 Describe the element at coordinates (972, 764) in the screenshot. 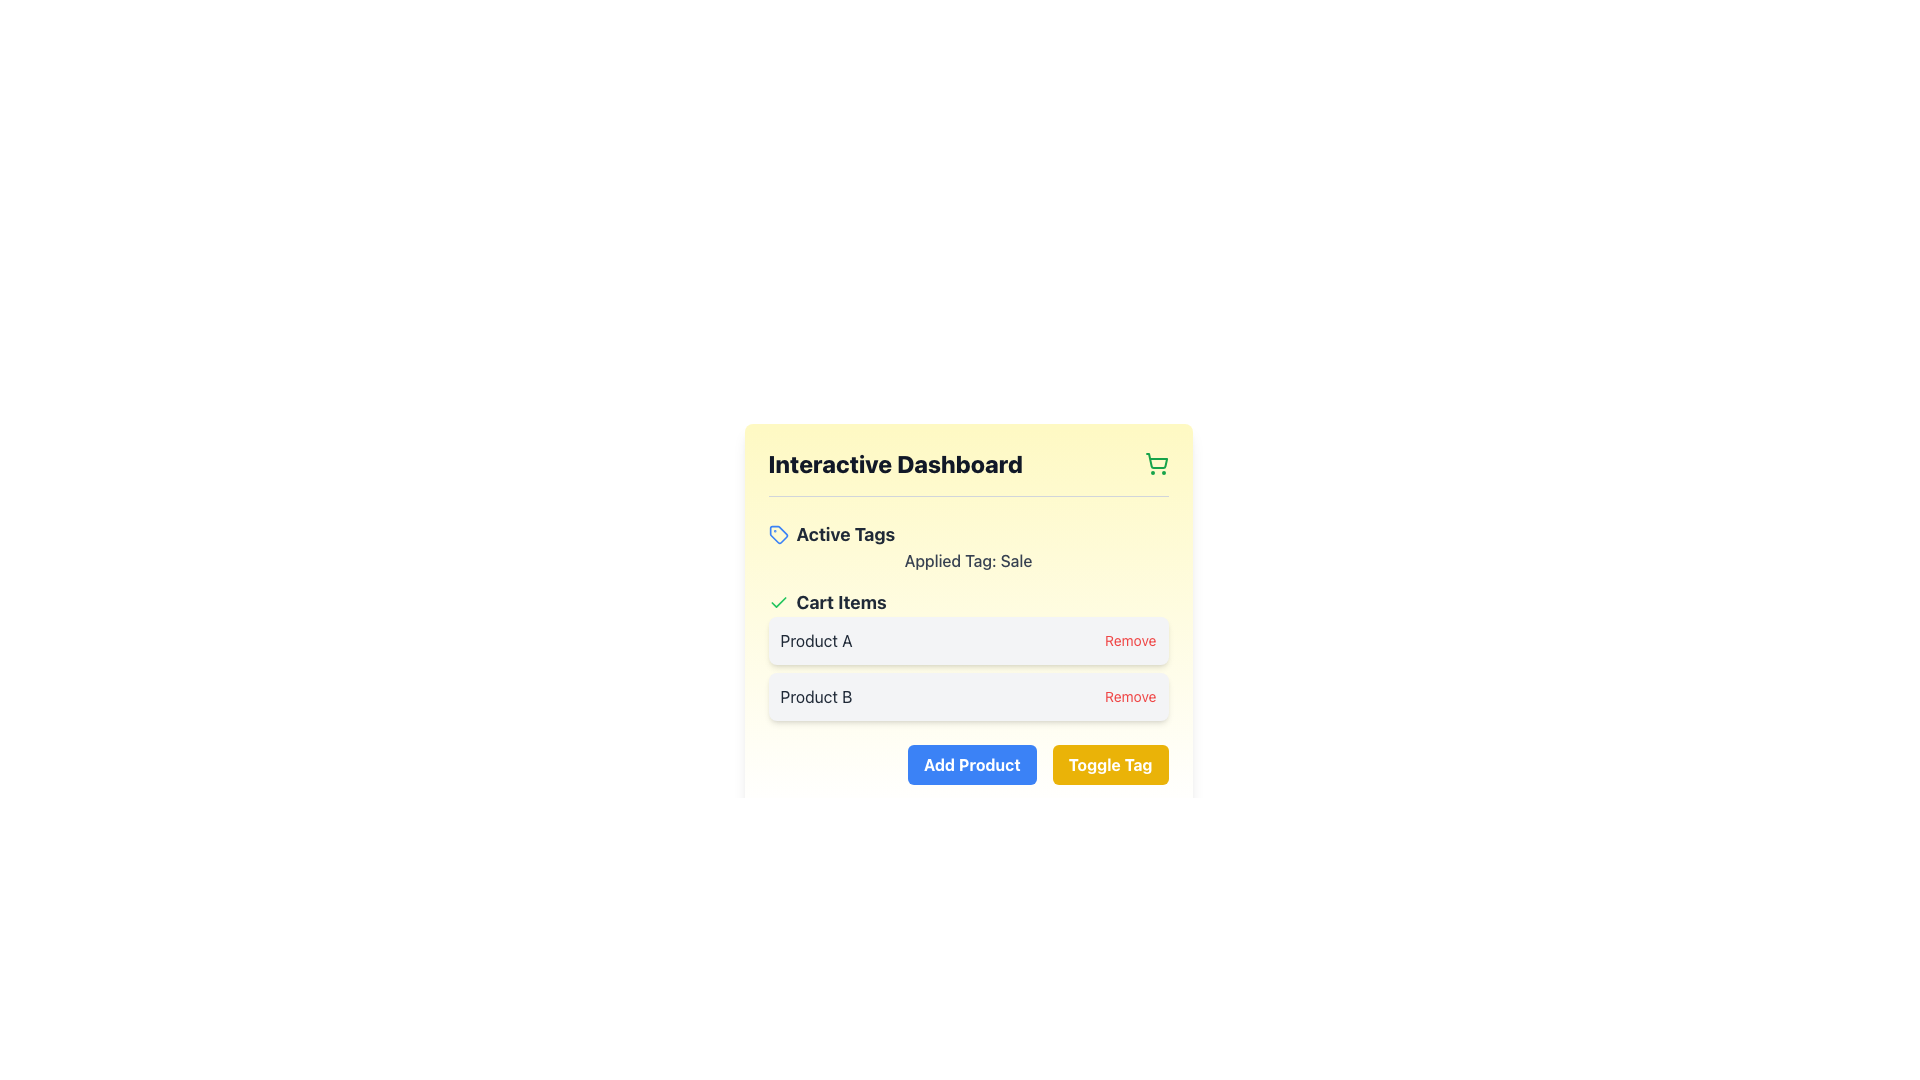

I see `the 'Add Product' button, which is styled with a blue background and white text` at that location.